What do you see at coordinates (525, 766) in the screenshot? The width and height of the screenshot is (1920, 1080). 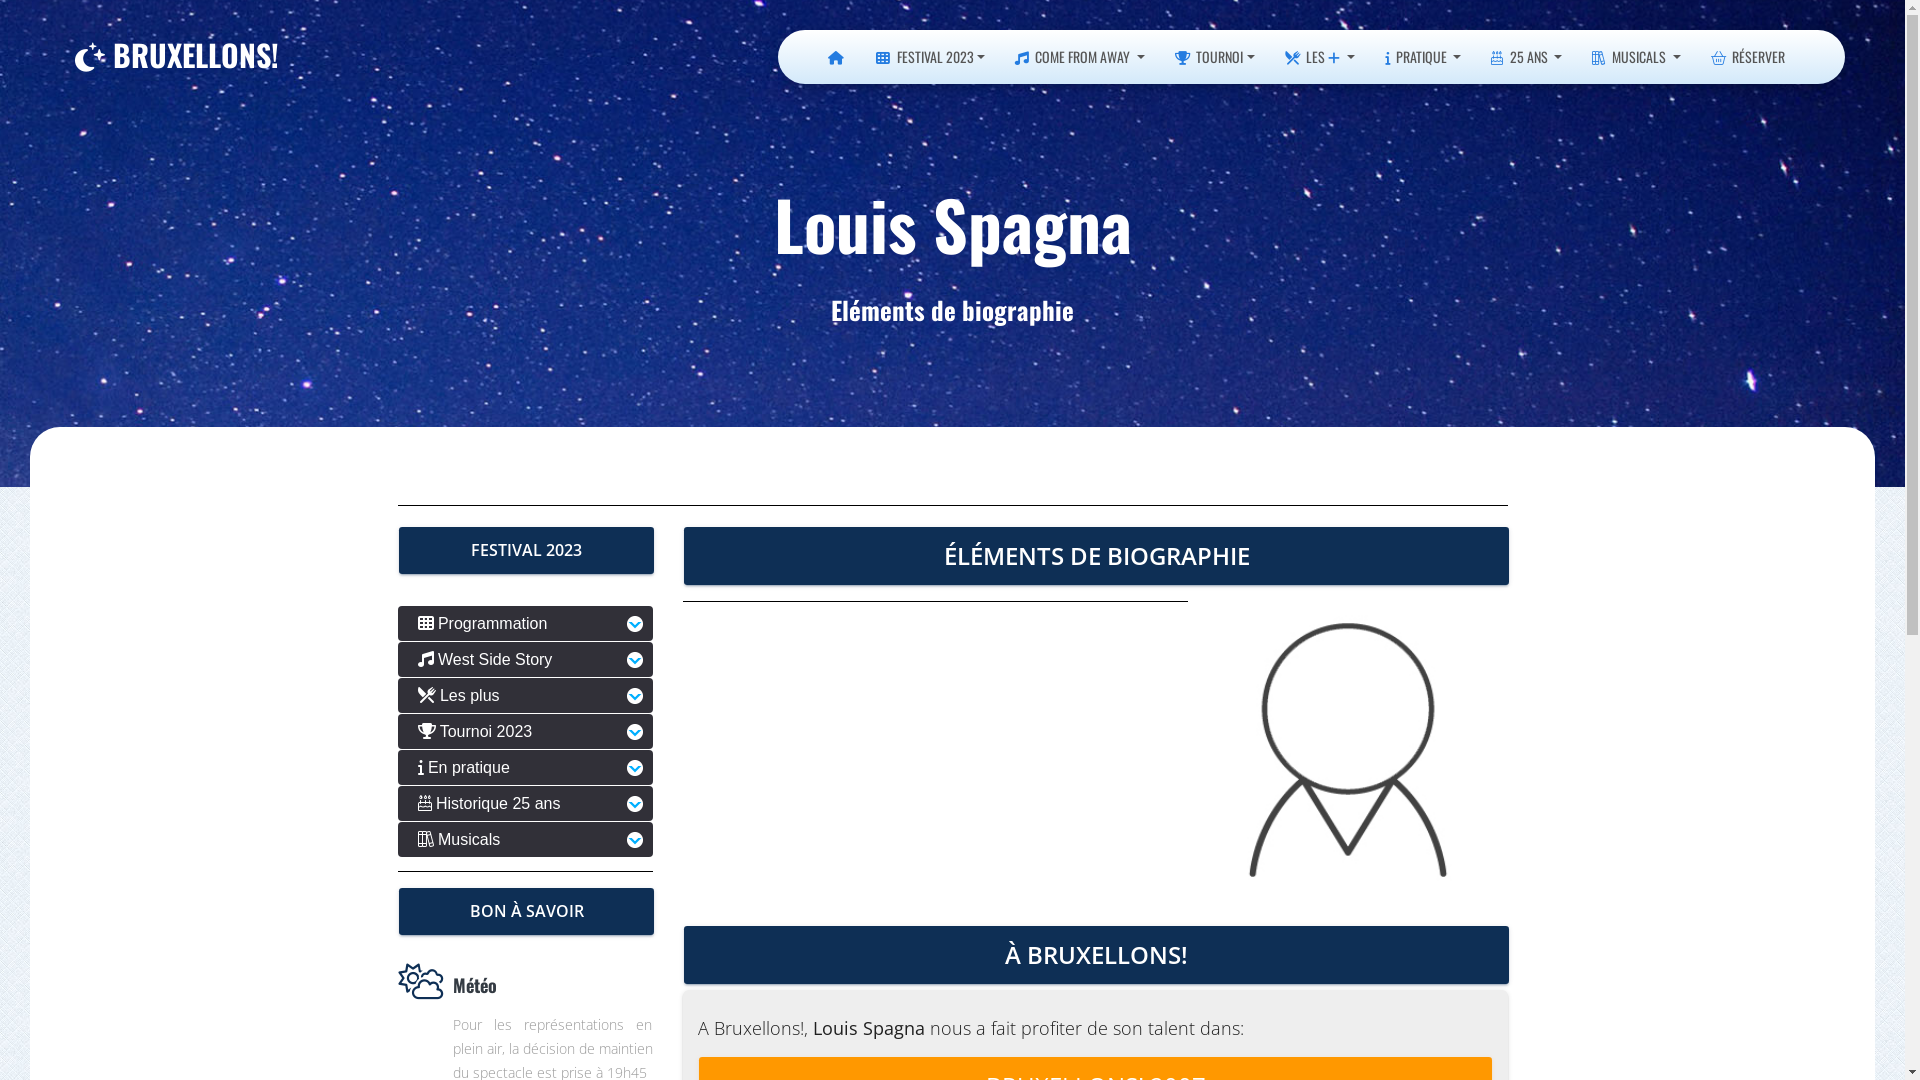 I see `'En pratique'` at bounding box center [525, 766].